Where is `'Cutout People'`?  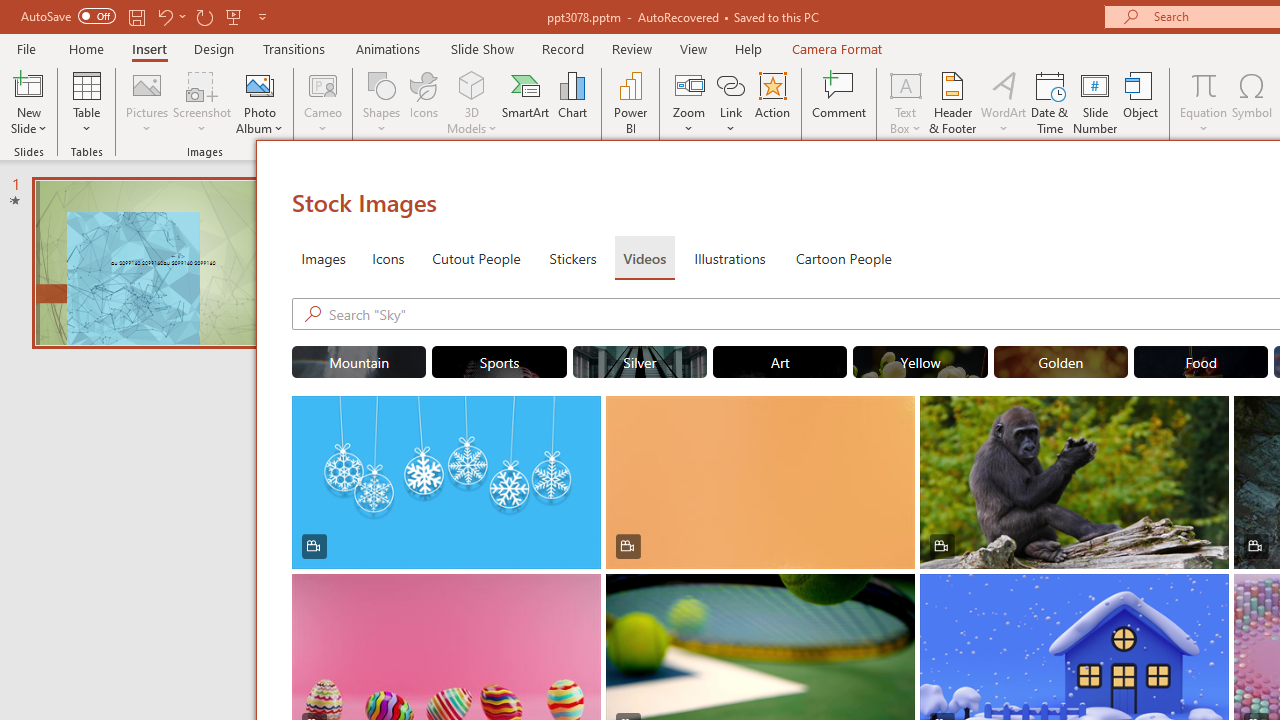 'Cutout People' is located at coordinates (476, 257).